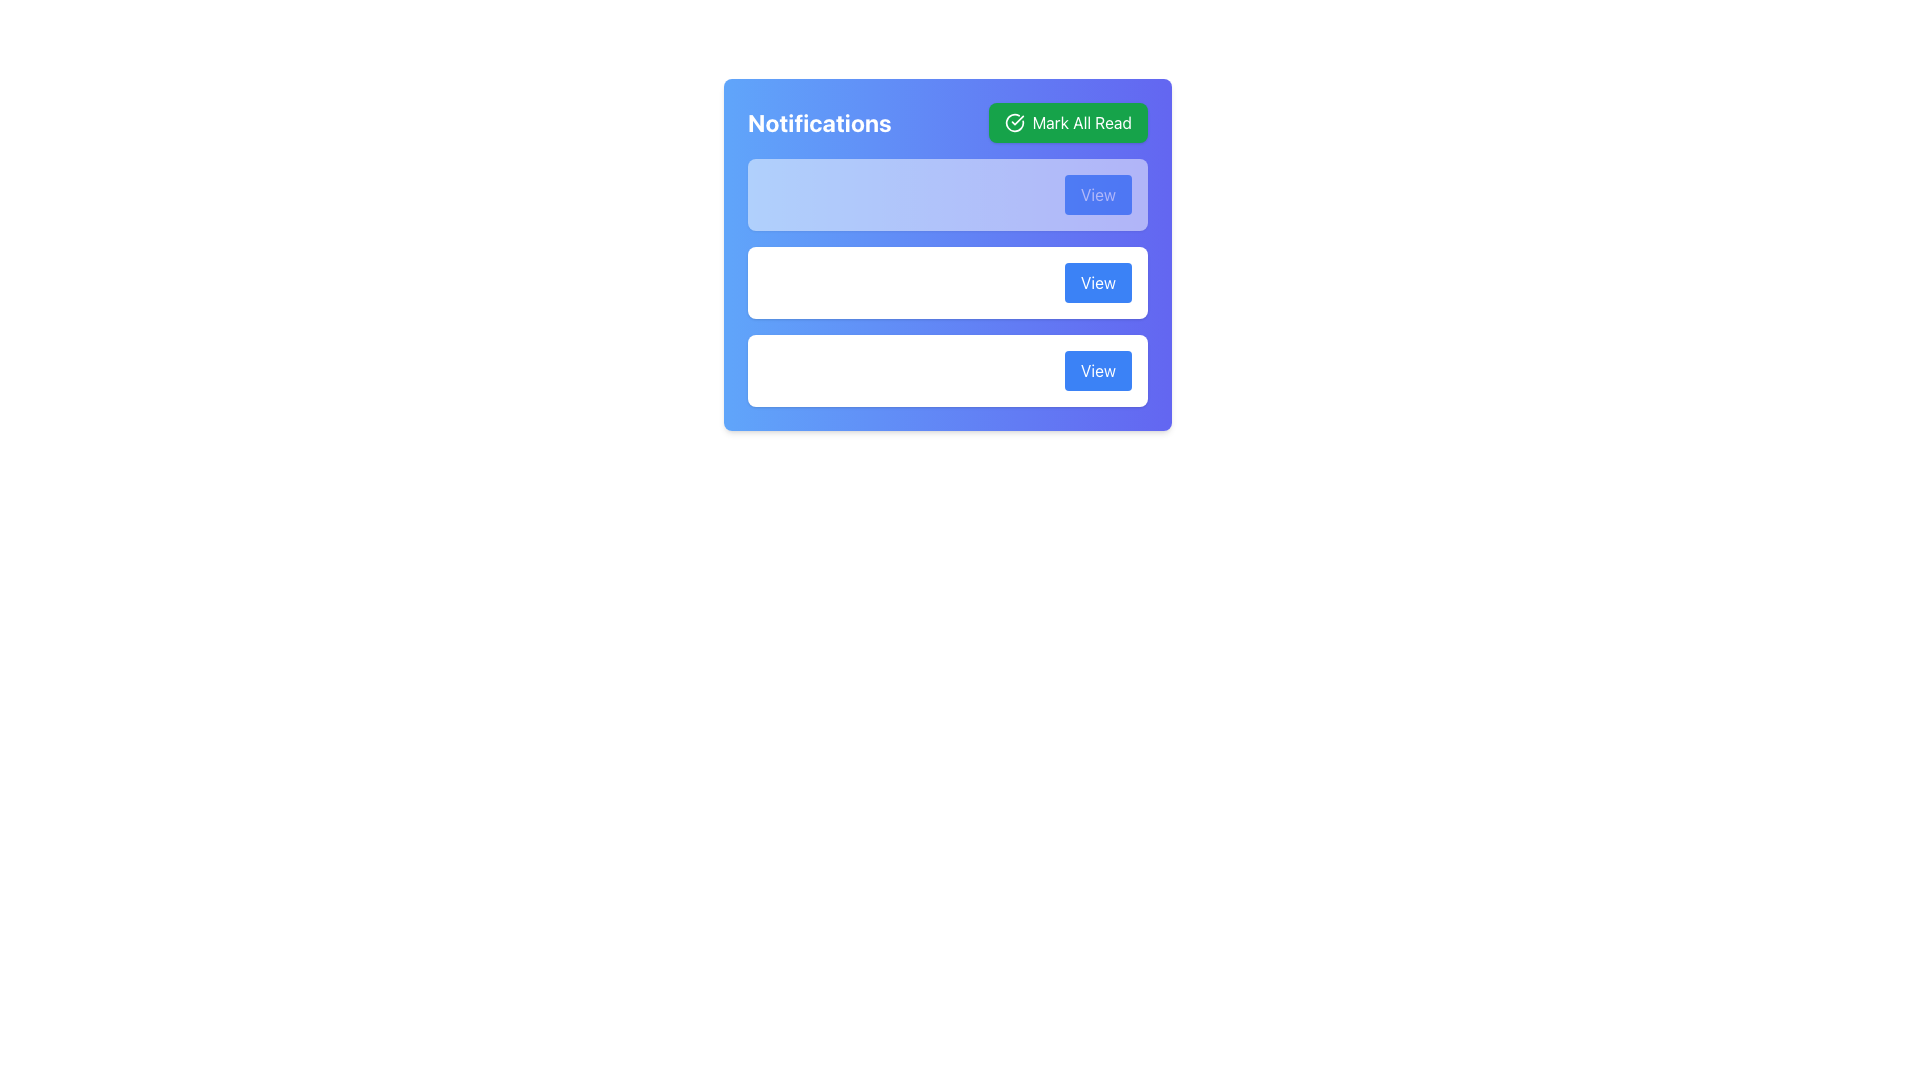  Describe the element at coordinates (1097, 282) in the screenshot. I see `the 'View' button with a blue background and white text, located within the 'System update available' notification card` at that location.